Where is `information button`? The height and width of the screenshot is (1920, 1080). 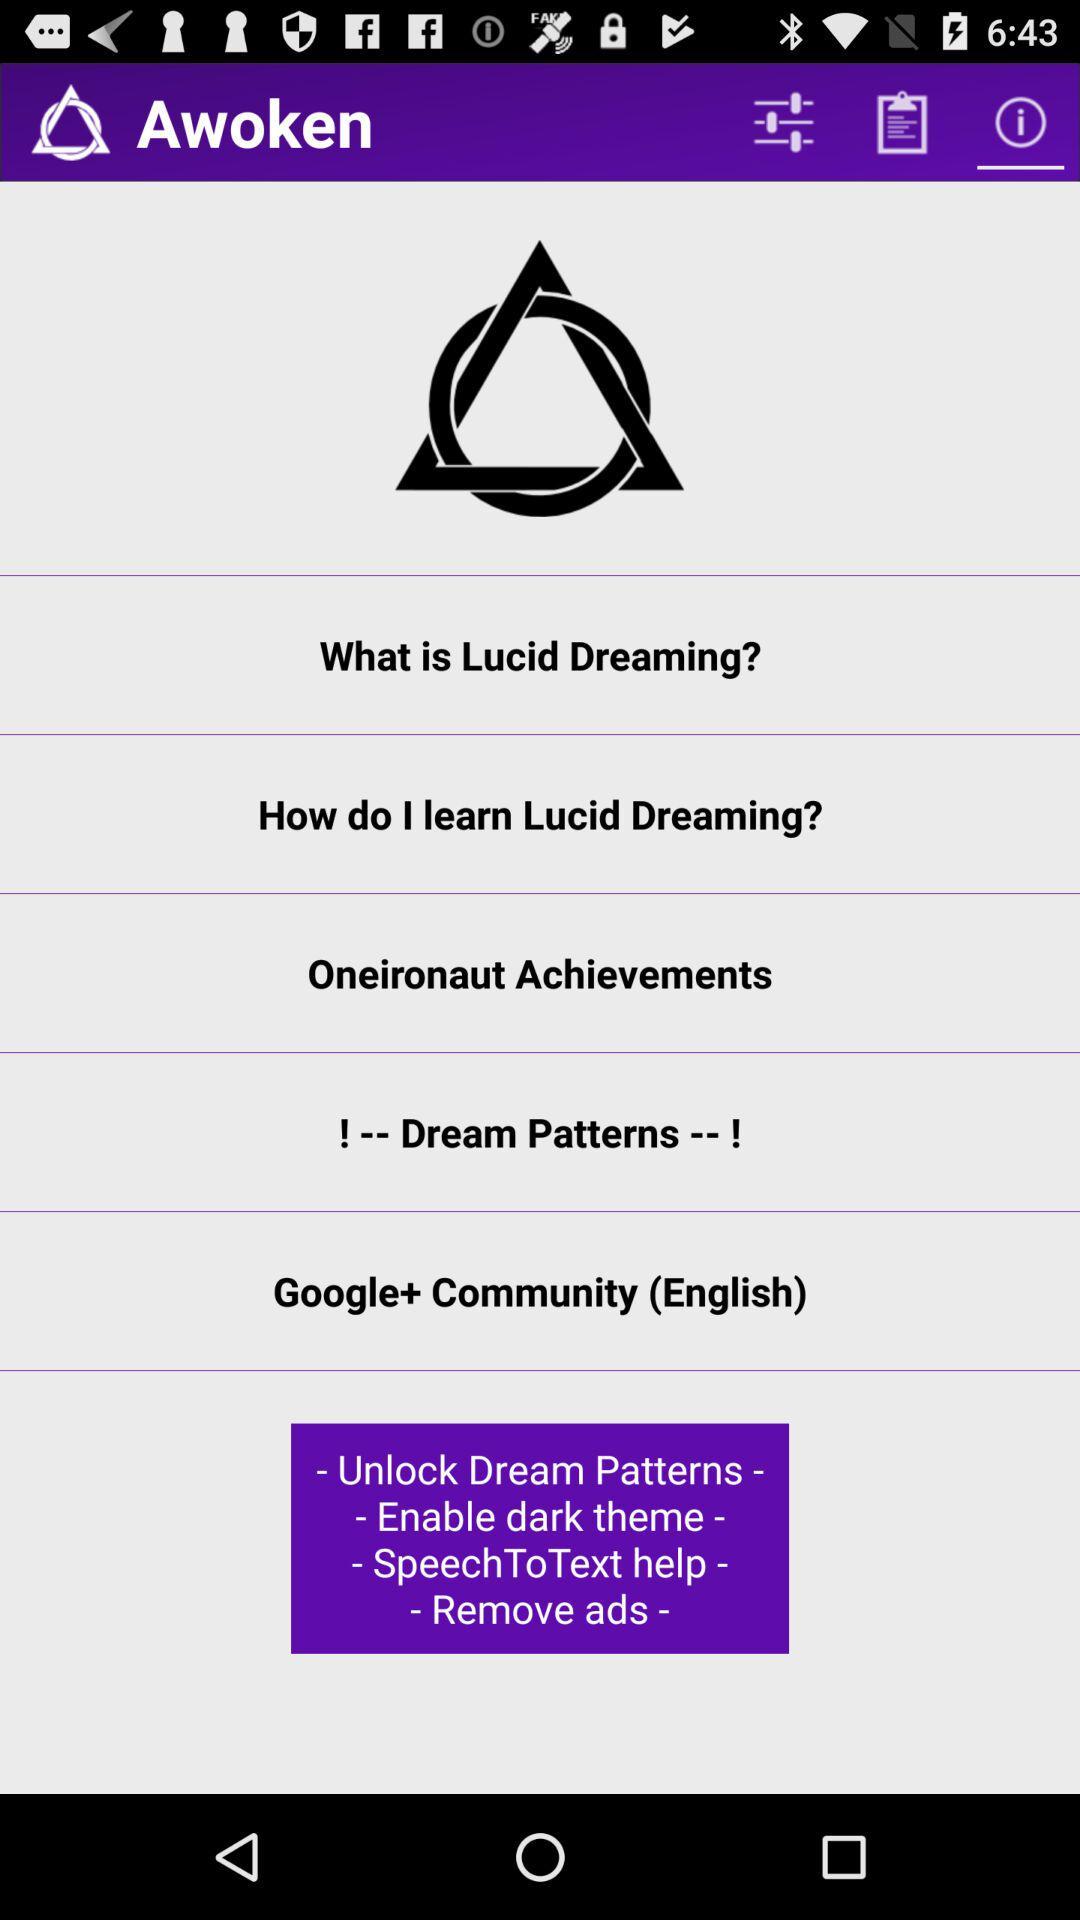 information button is located at coordinates (1020, 121).